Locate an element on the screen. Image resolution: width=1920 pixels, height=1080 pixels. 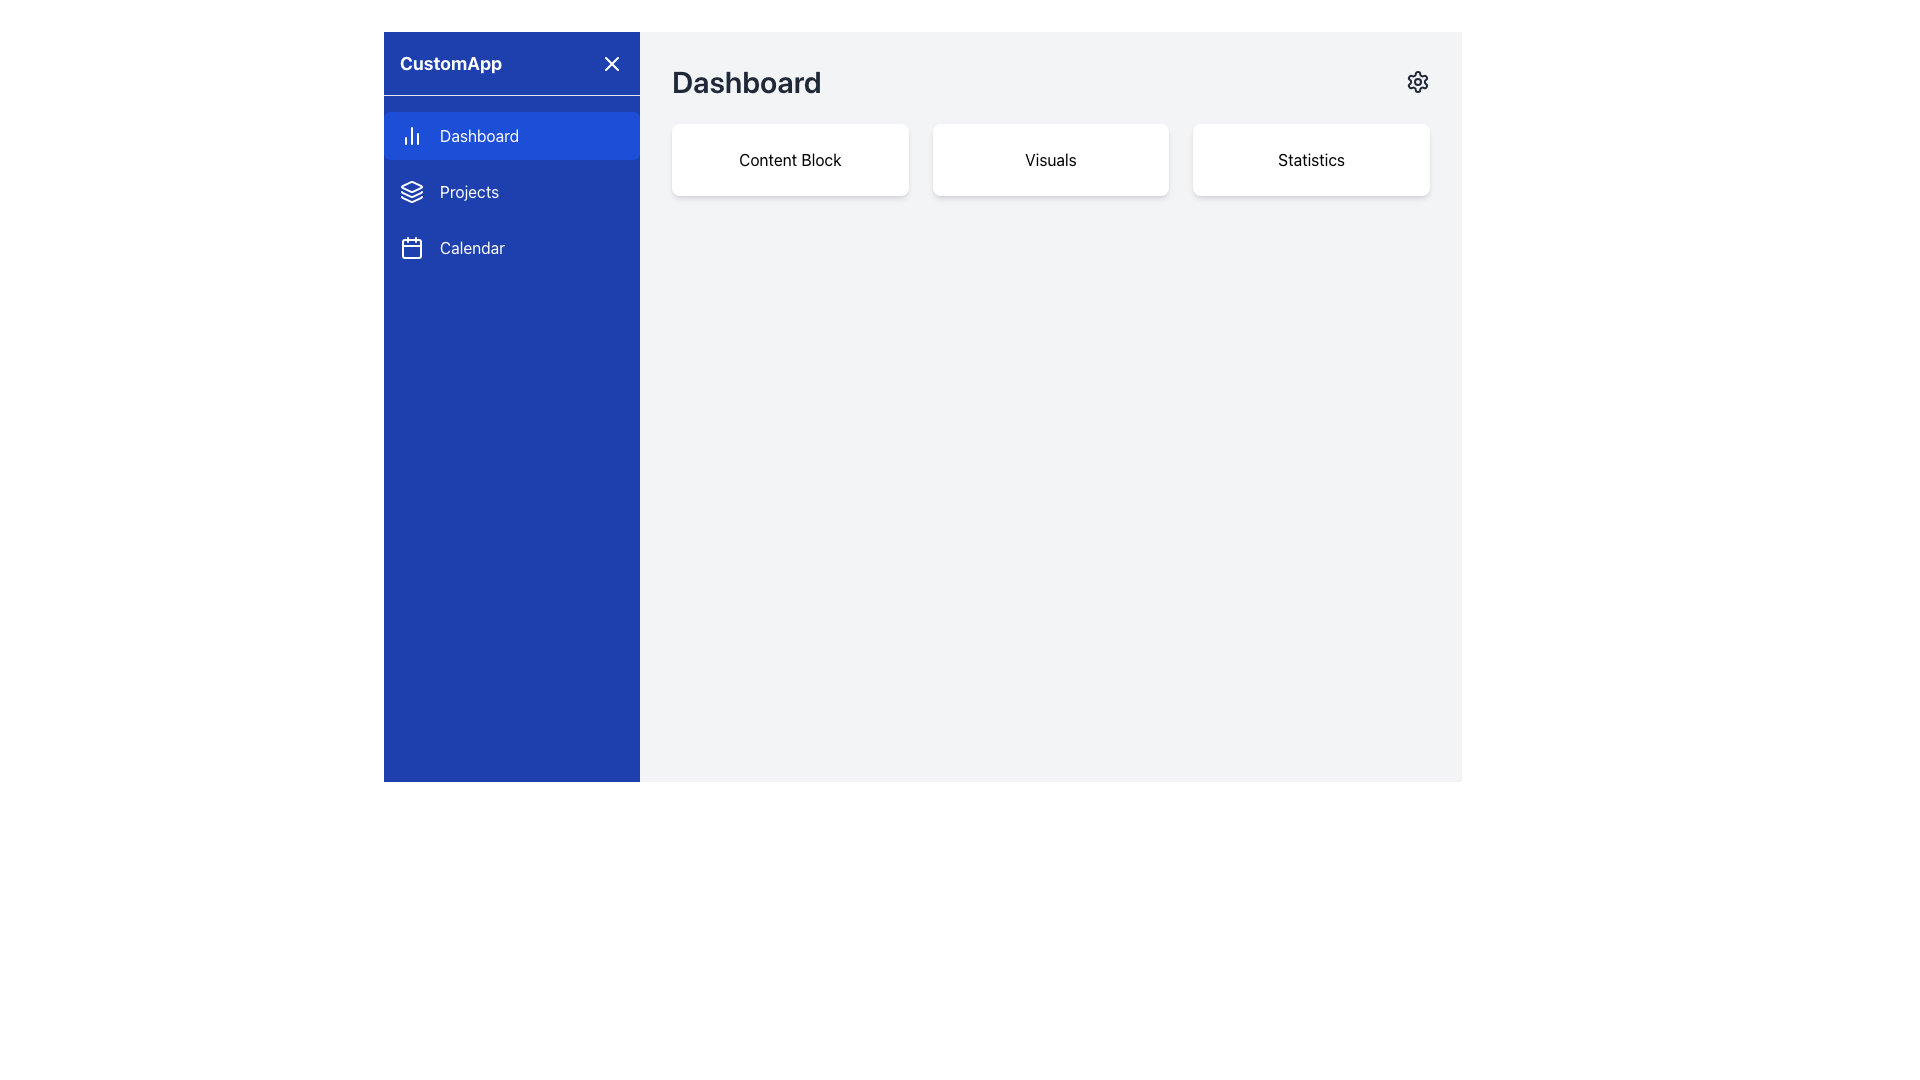
the 'Calendar' icon located in the navigation bar, which is the third menu item from the top, above the label text 'Calendar' is located at coordinates (411, 246).